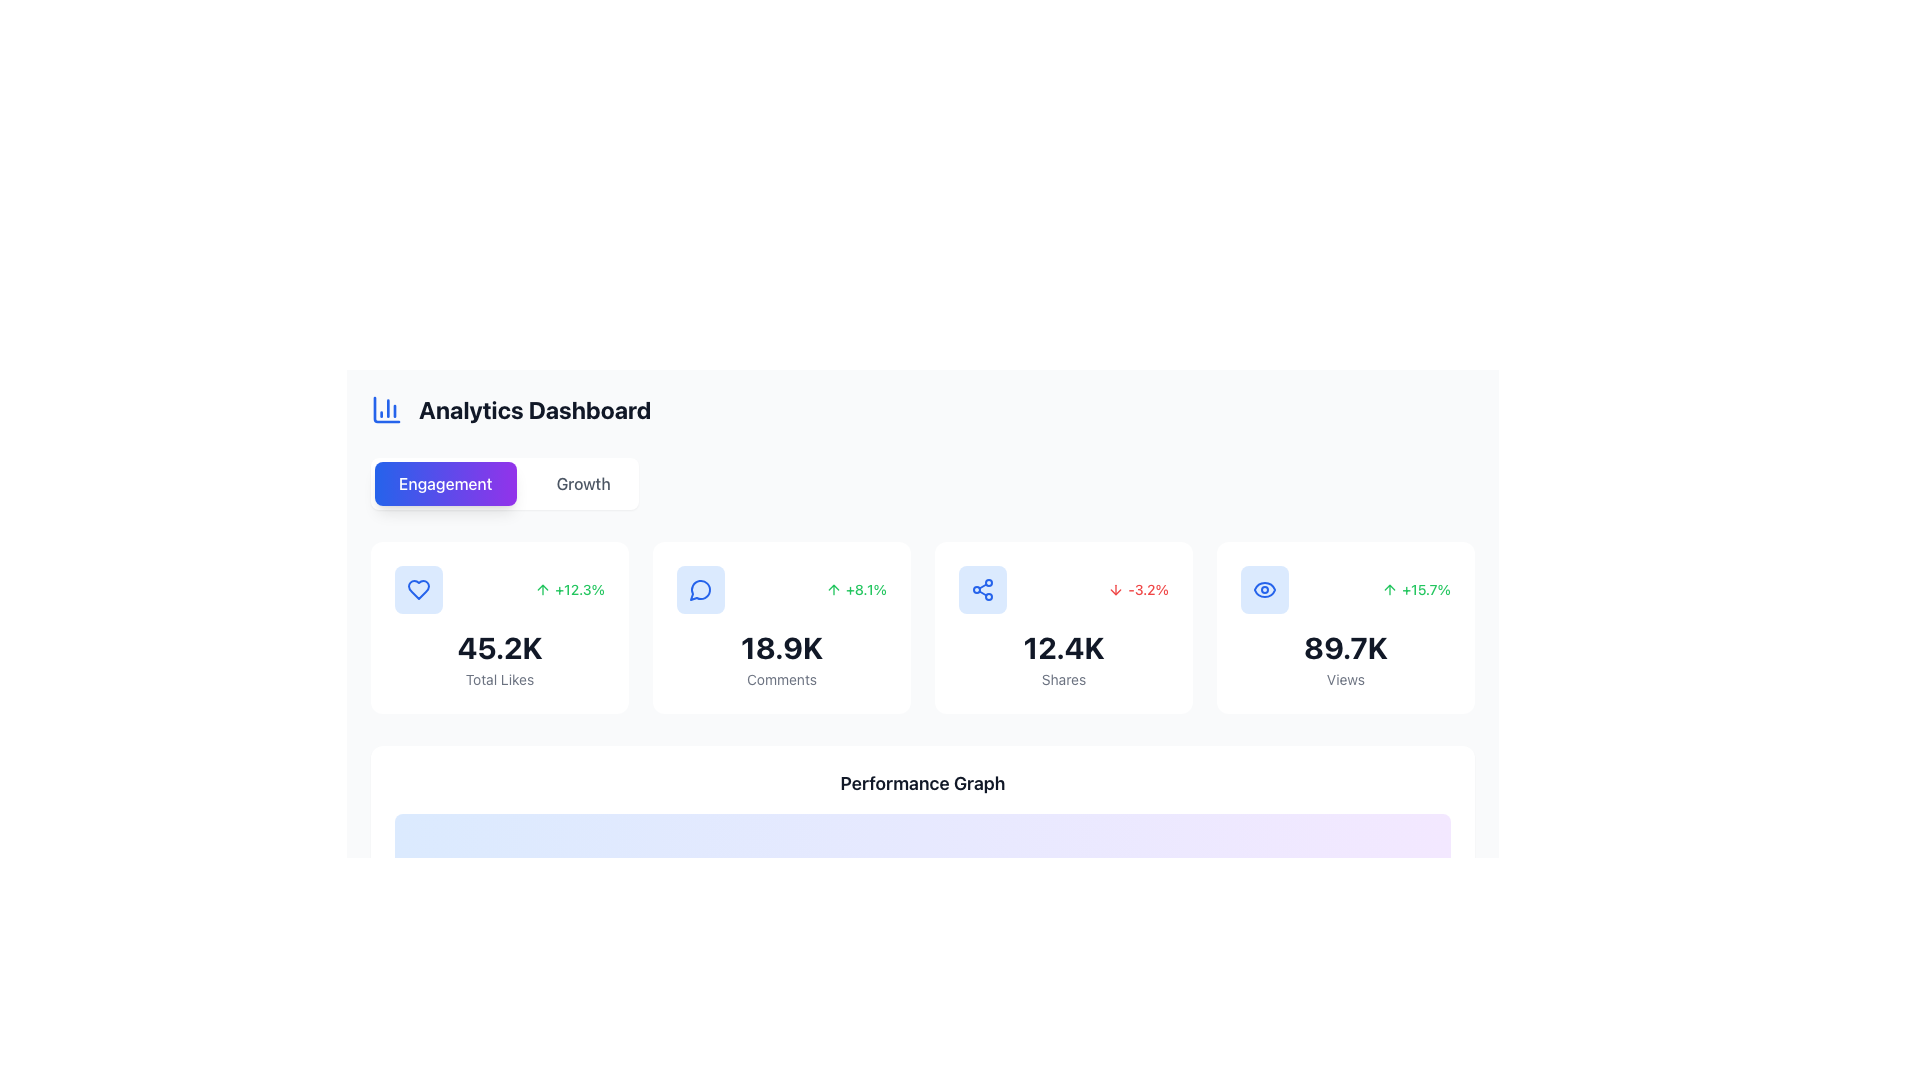  What do you see at coordinates (1345, 627) in the screenshot?
I see `the fourth Statistical information card in the dashboard` at bounding box center [1345, 627].